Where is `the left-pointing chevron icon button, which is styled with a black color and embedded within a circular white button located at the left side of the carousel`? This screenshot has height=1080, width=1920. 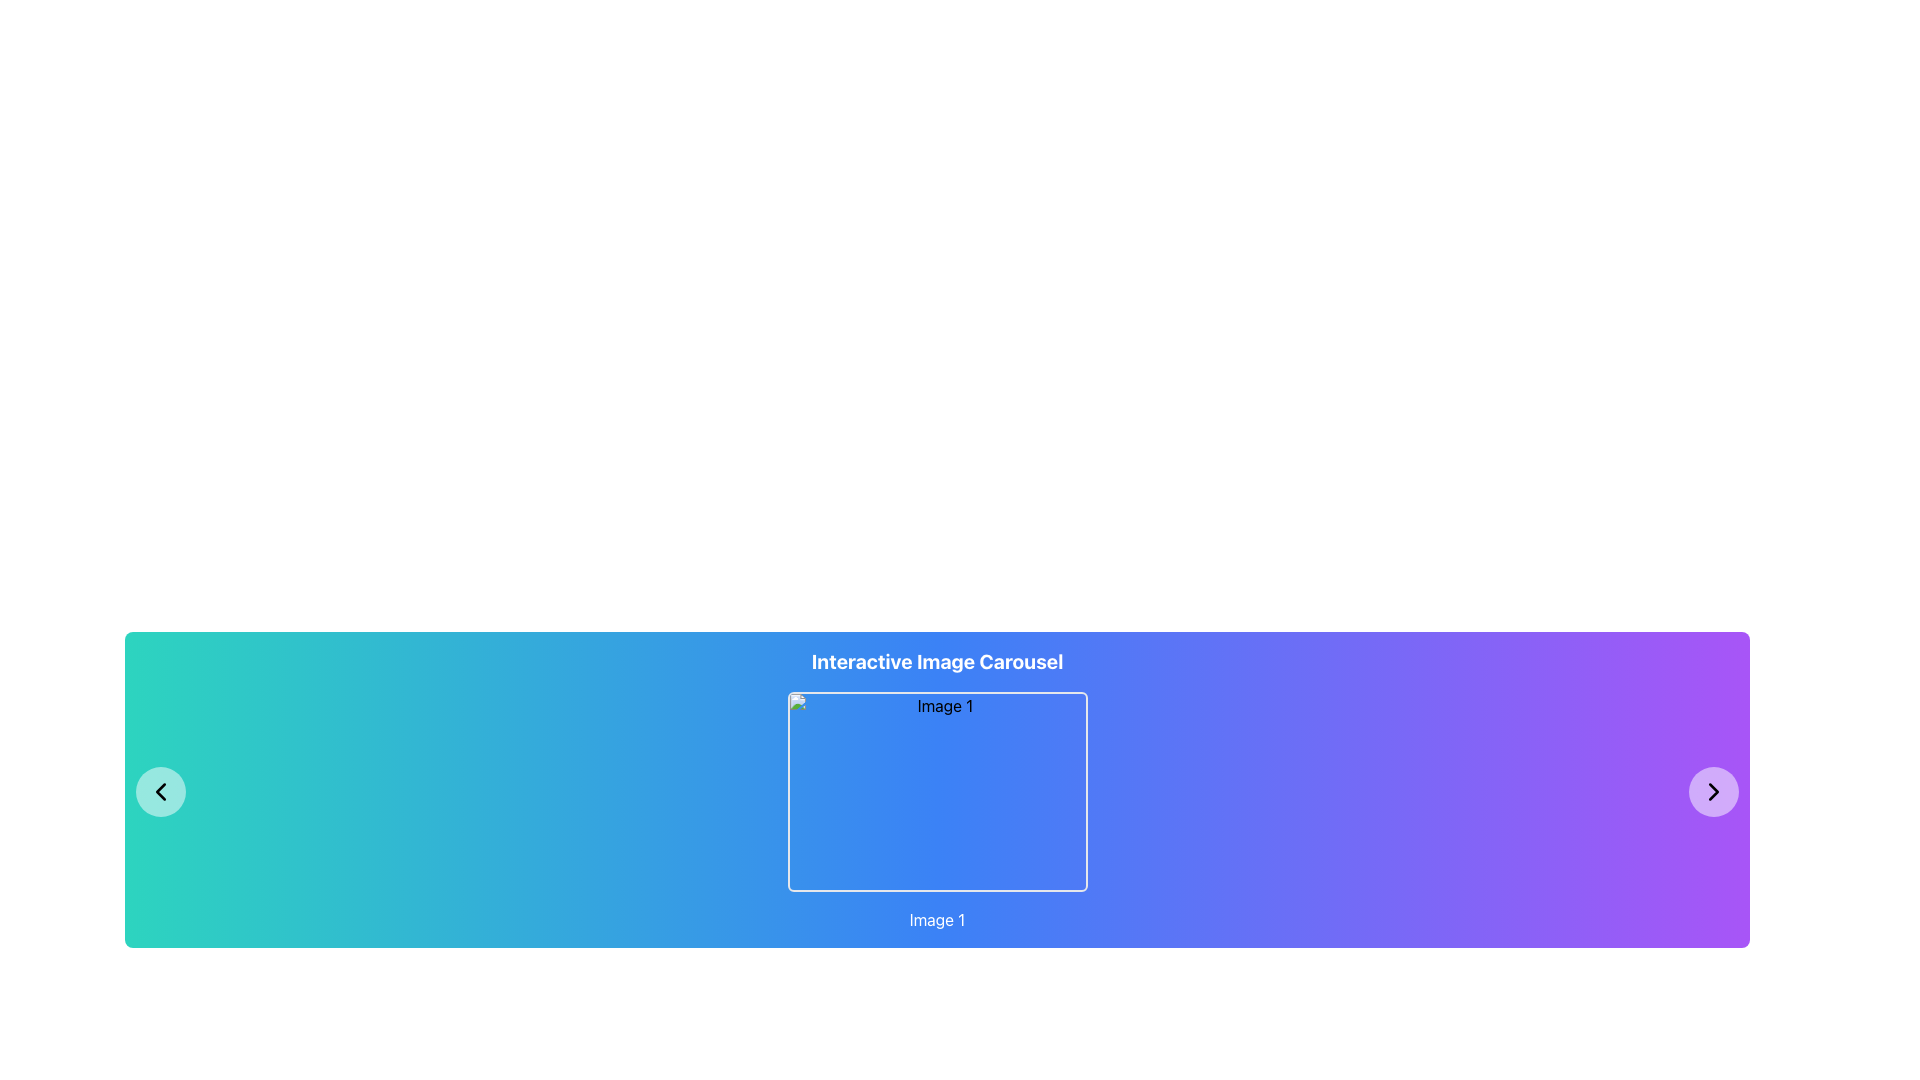
the left-pointing chevron icon button, which is styled with a black color and embedded within a circular white button located at the left side of the carousel is located at coordinates (161, 790).